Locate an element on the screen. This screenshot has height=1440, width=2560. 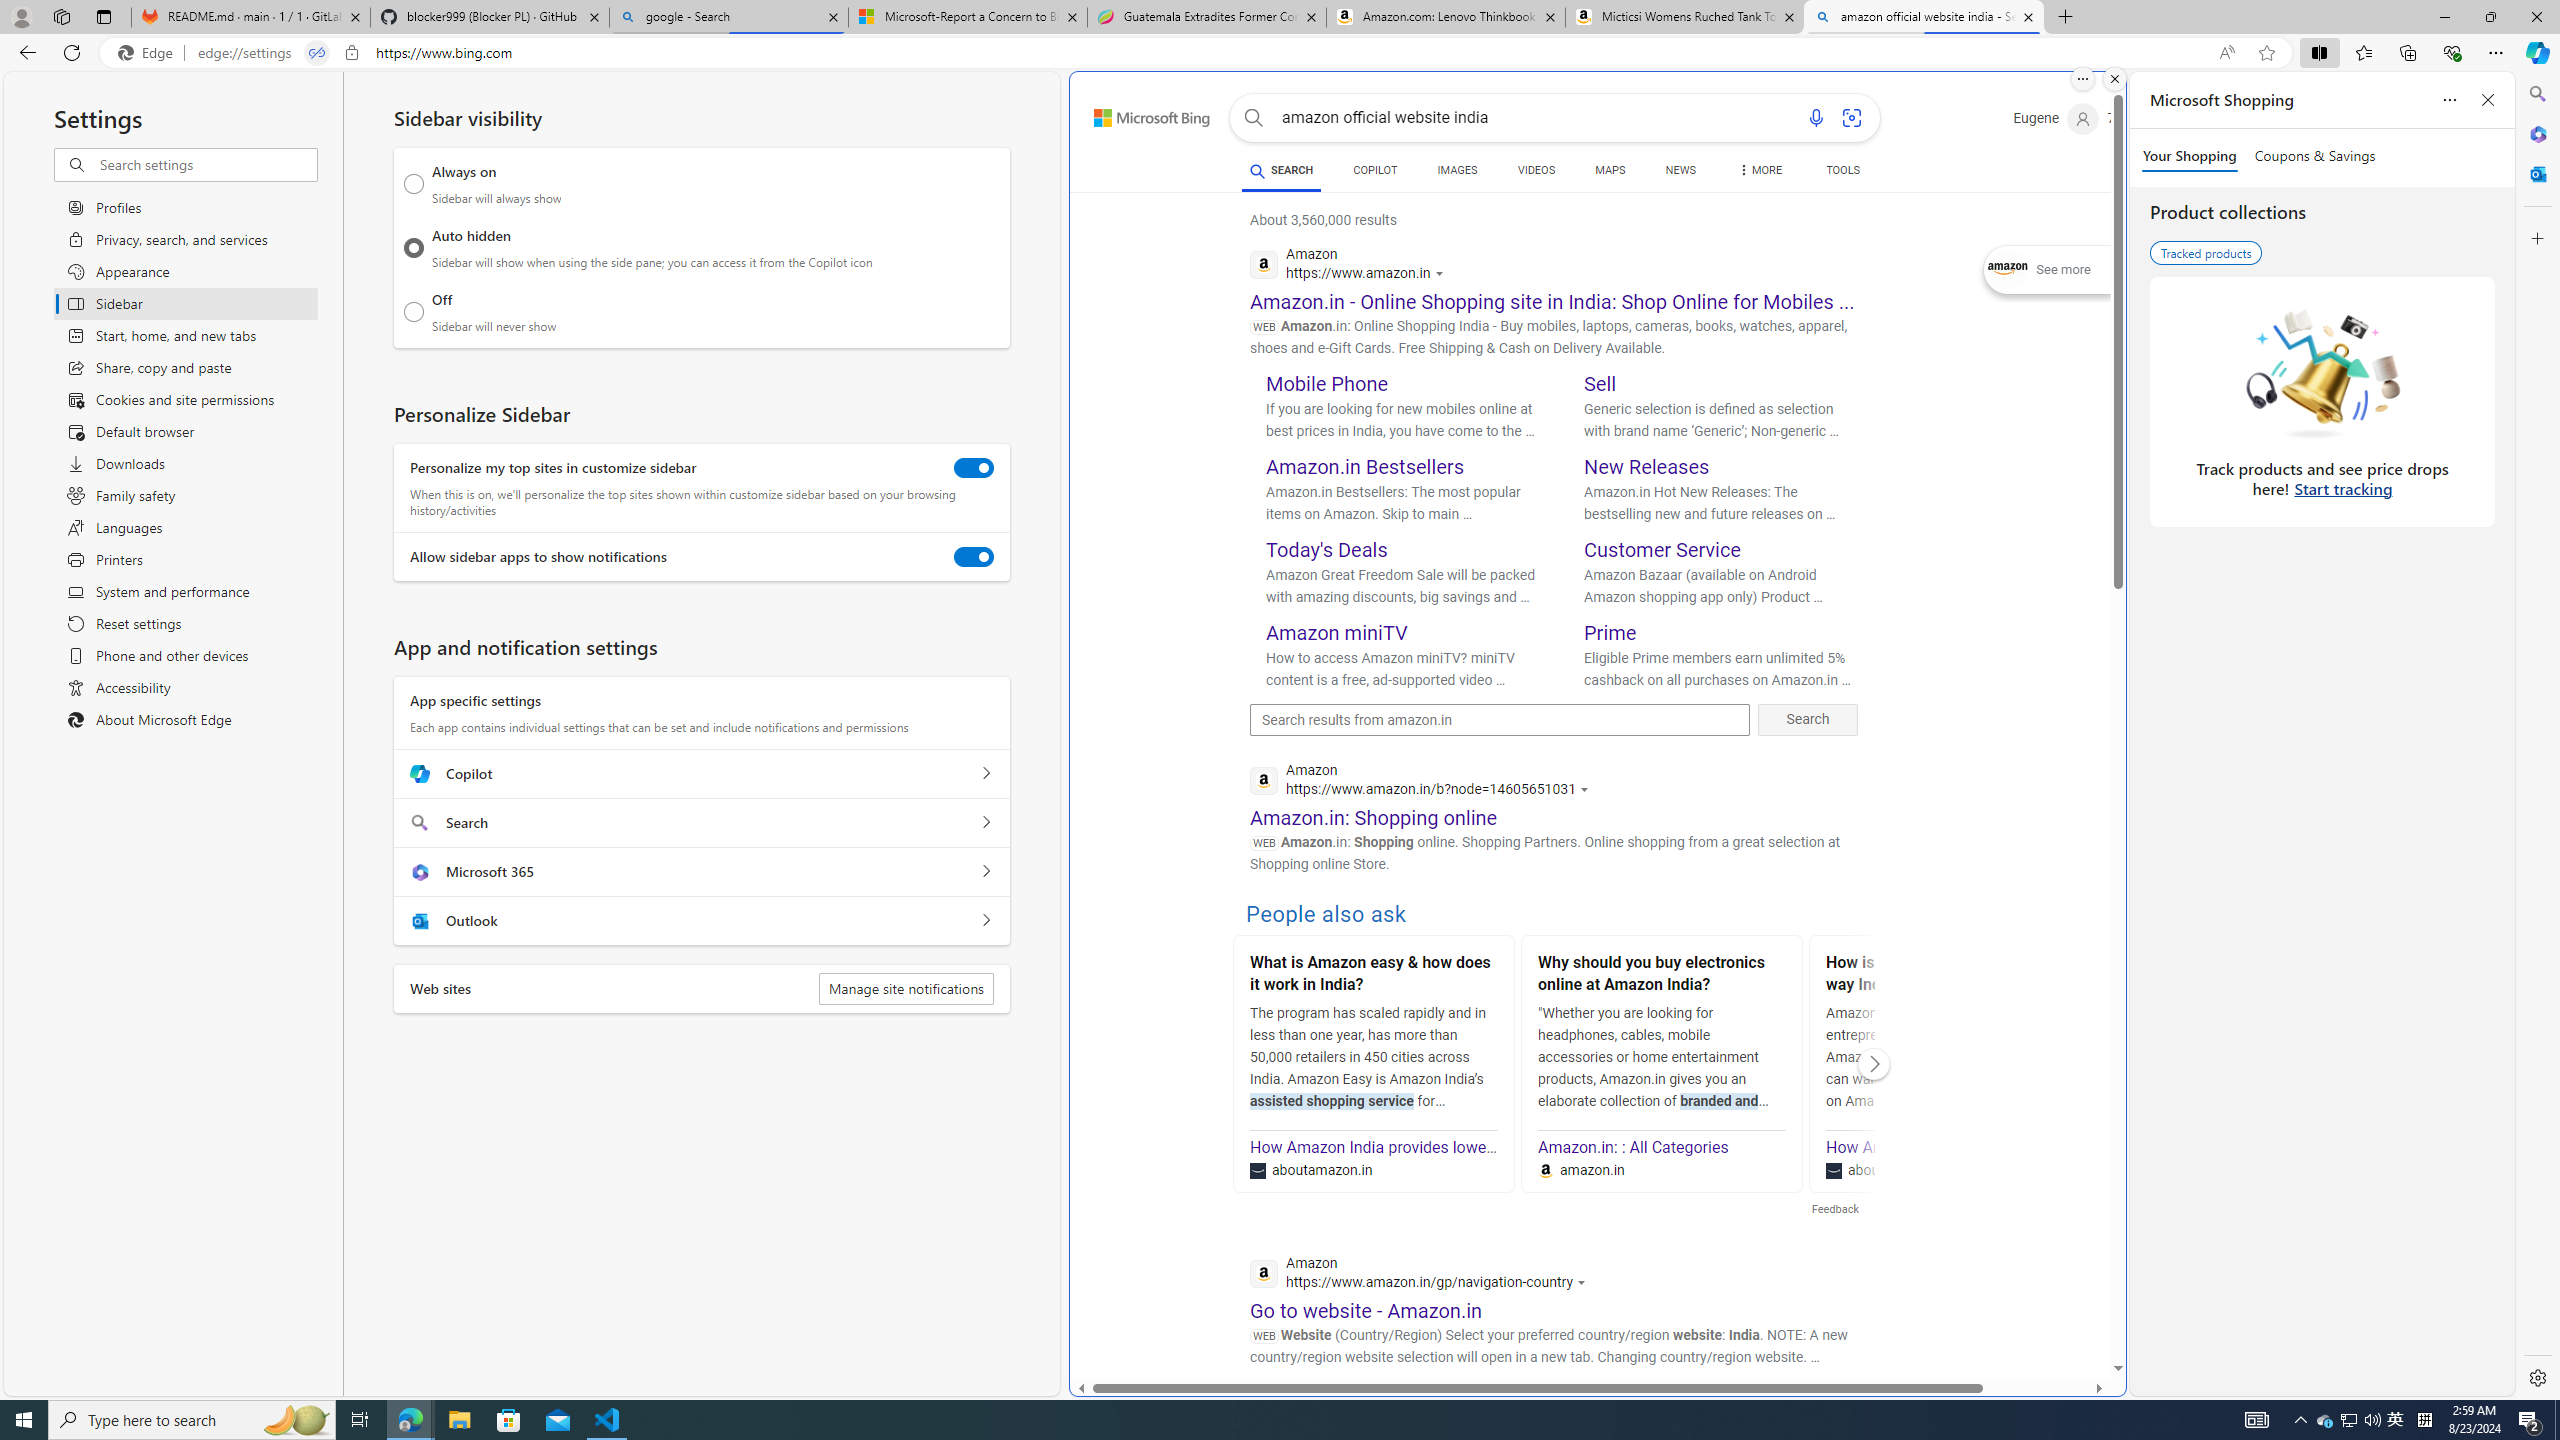
'More options.' is located at coordinates (2082, 78).